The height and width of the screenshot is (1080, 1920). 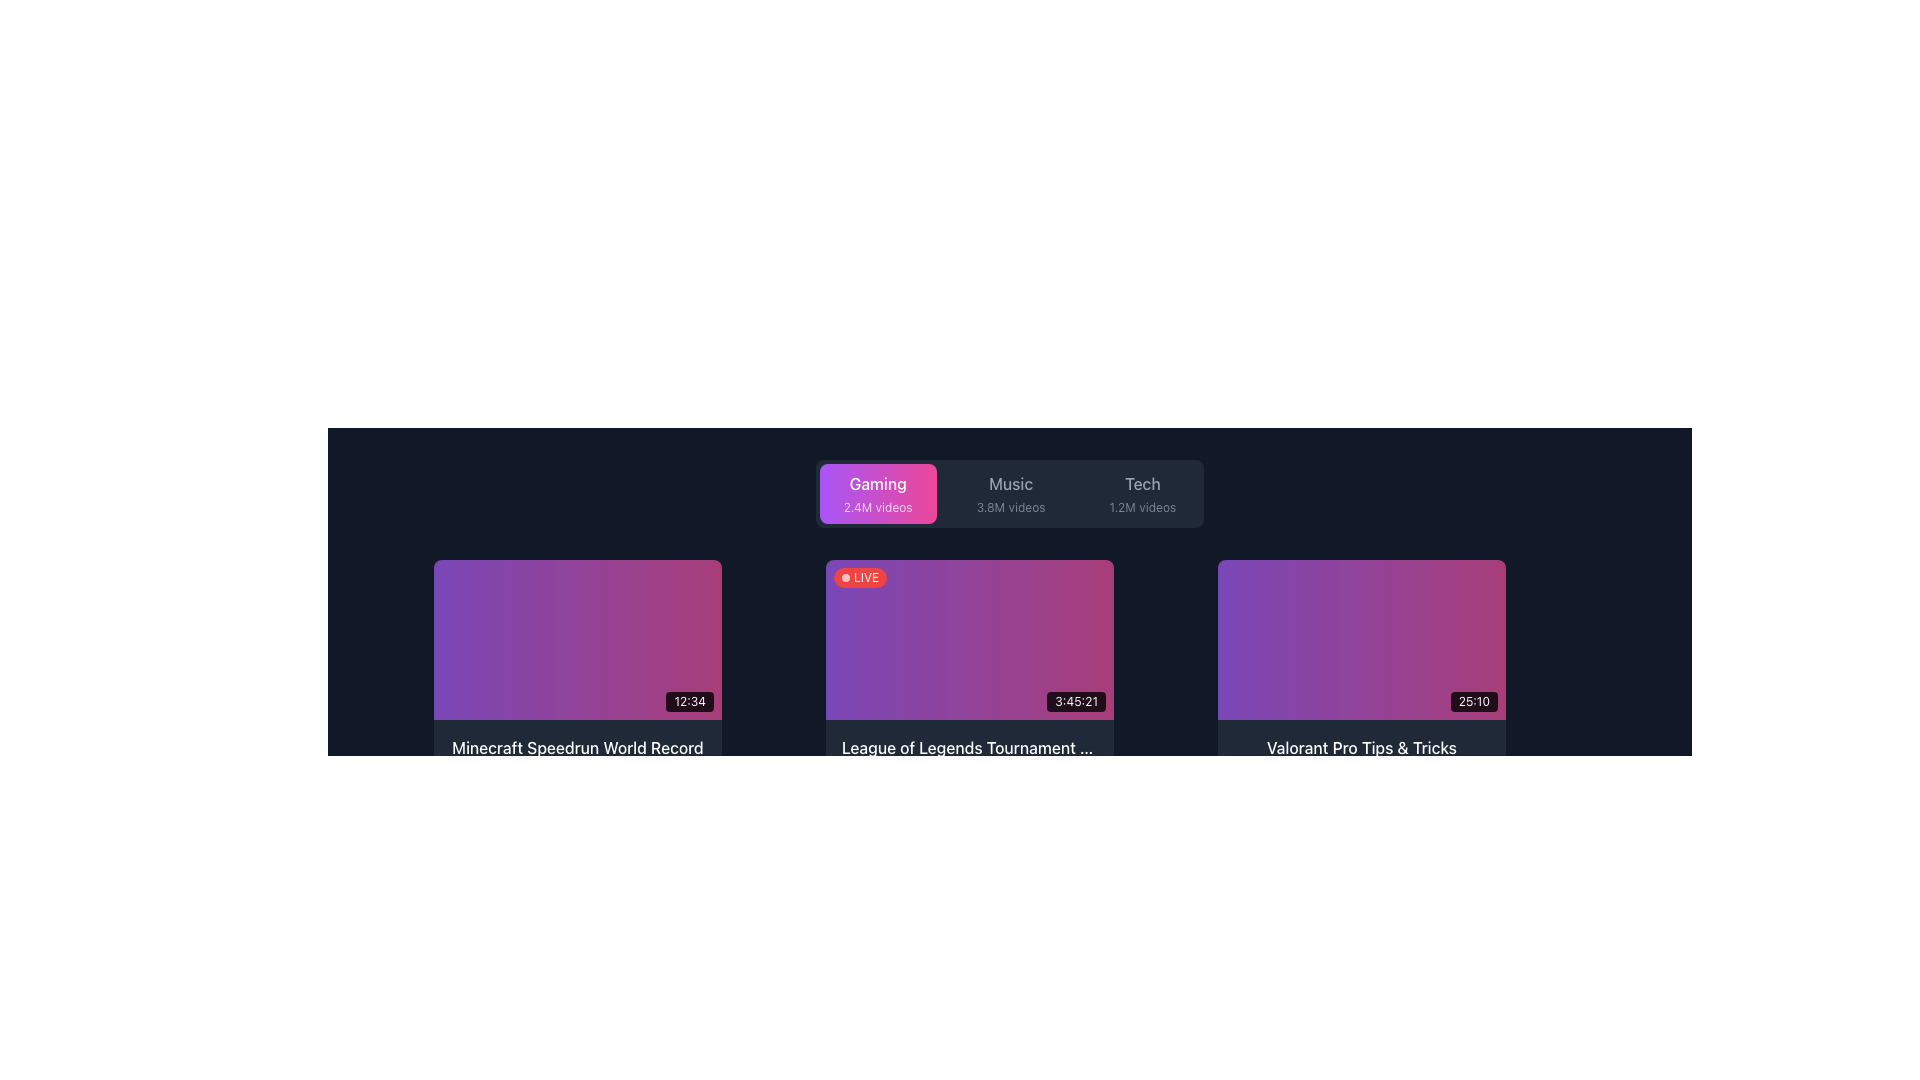 I want to click on the text label displaying 'Minecraft Speedrun World Record', which is styled in white with medium font weight and is located beneath the vibrant gradient thumbnail in the first thumbnail of a horizontal video gallery, so click(x=576, y=748).